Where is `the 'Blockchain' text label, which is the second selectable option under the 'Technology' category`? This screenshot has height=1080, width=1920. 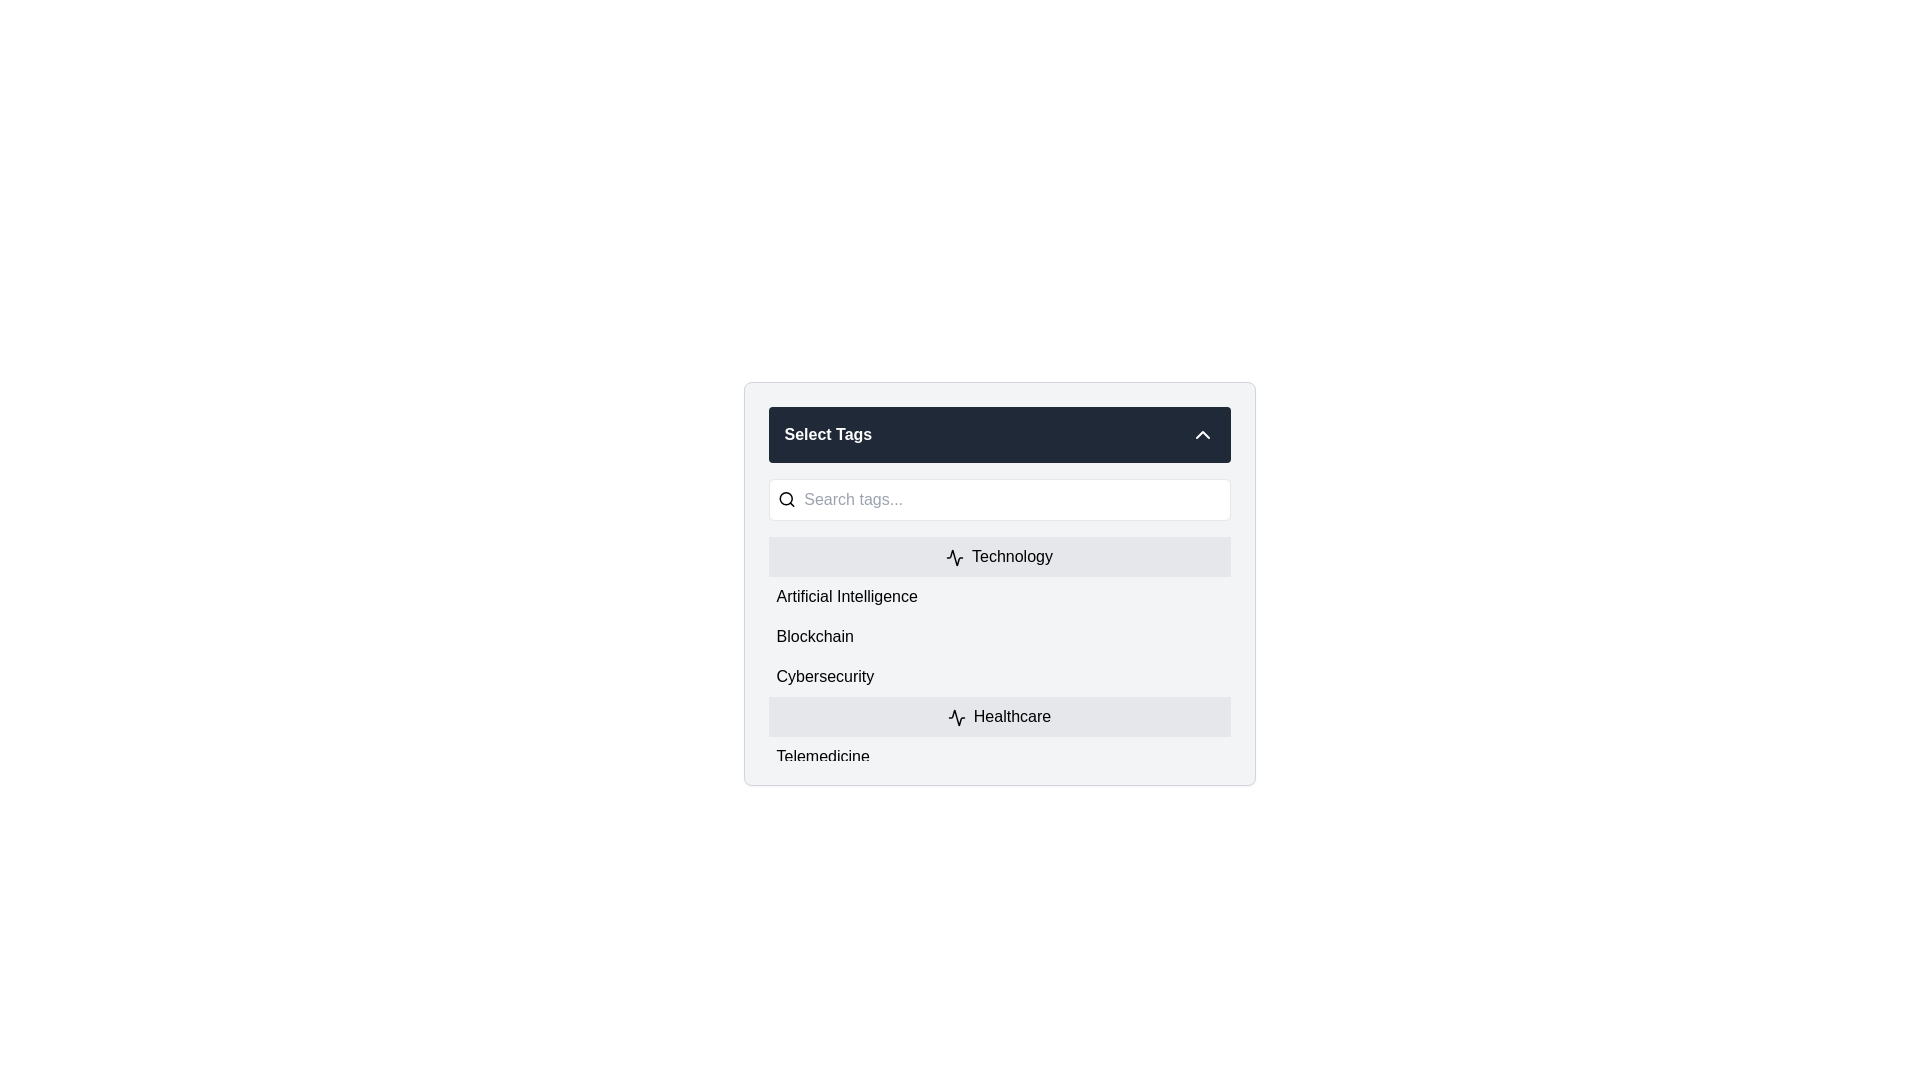 the 'Blockchain' text label, which is the second selectable option under the 'Technology' category is located at coordinates (815, 636).